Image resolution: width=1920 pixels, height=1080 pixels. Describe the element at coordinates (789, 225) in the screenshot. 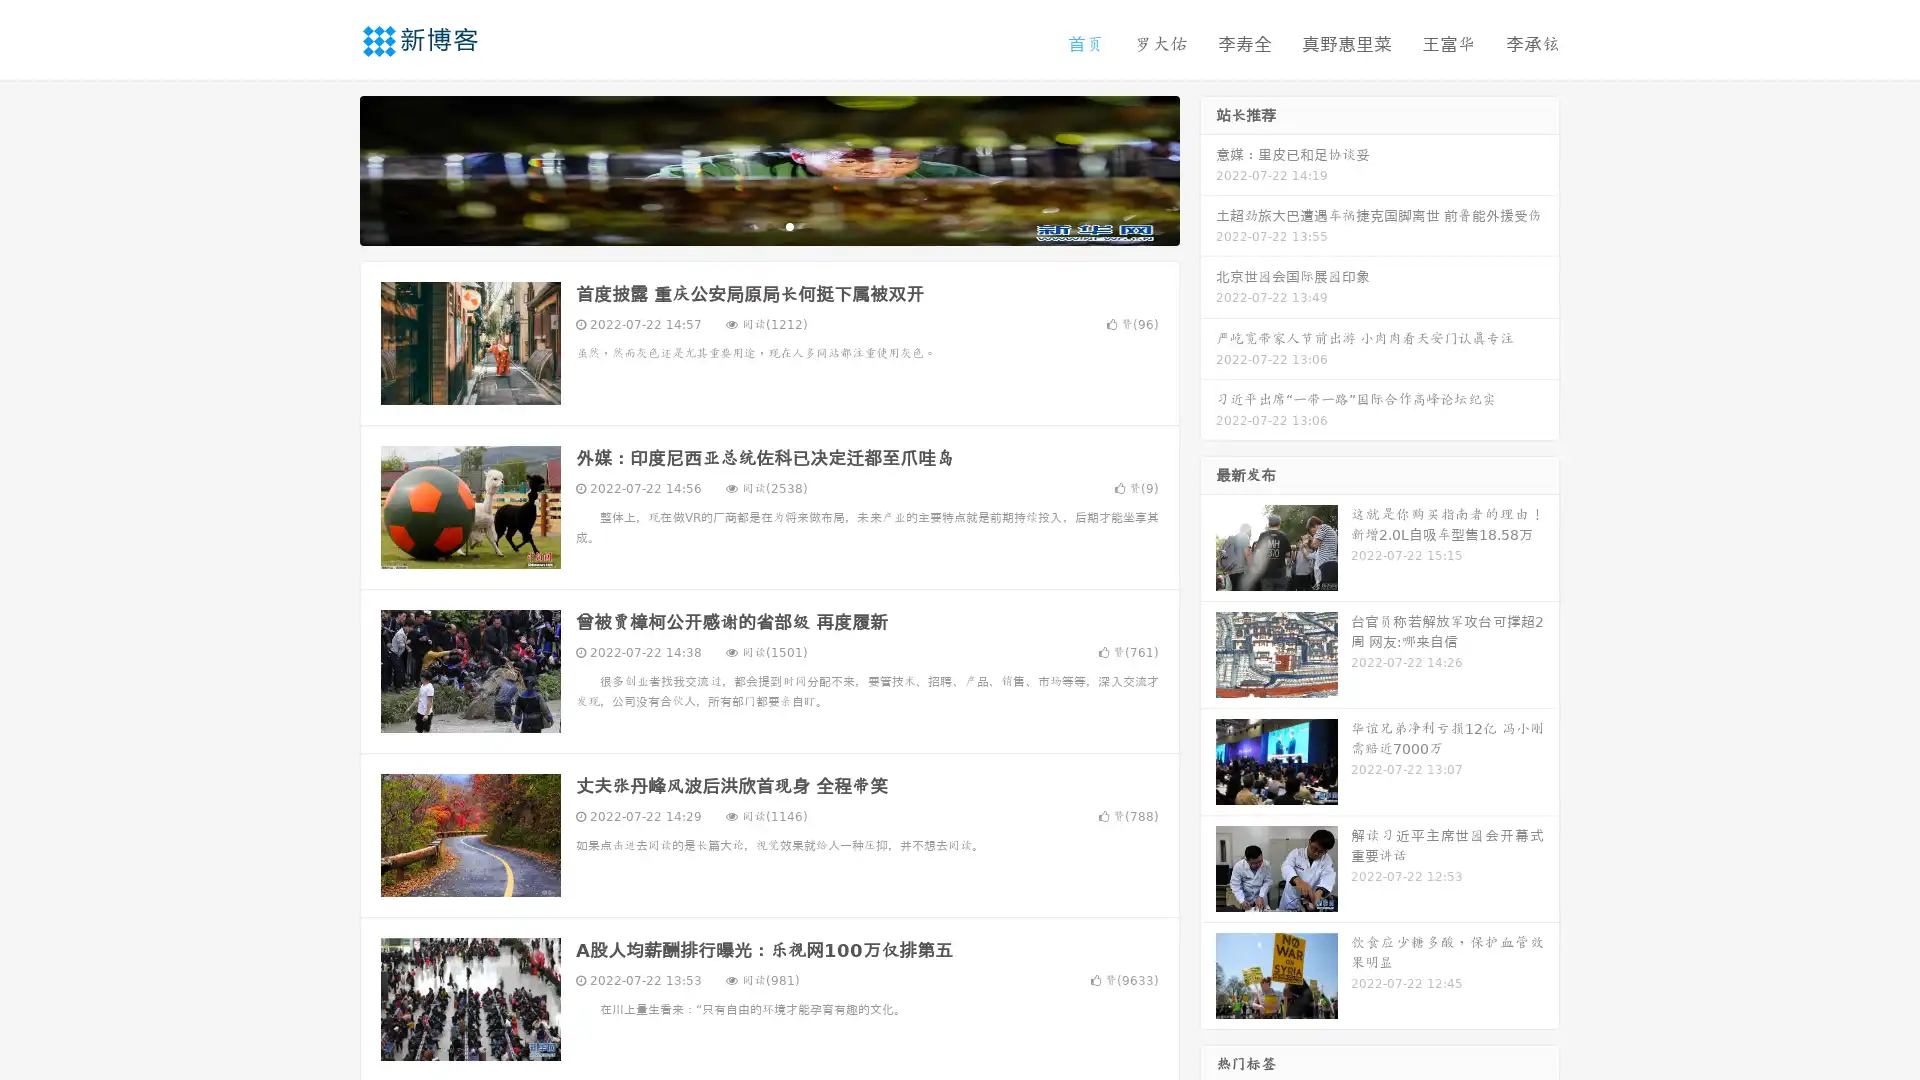

I see `Go to slide 3` at that location.